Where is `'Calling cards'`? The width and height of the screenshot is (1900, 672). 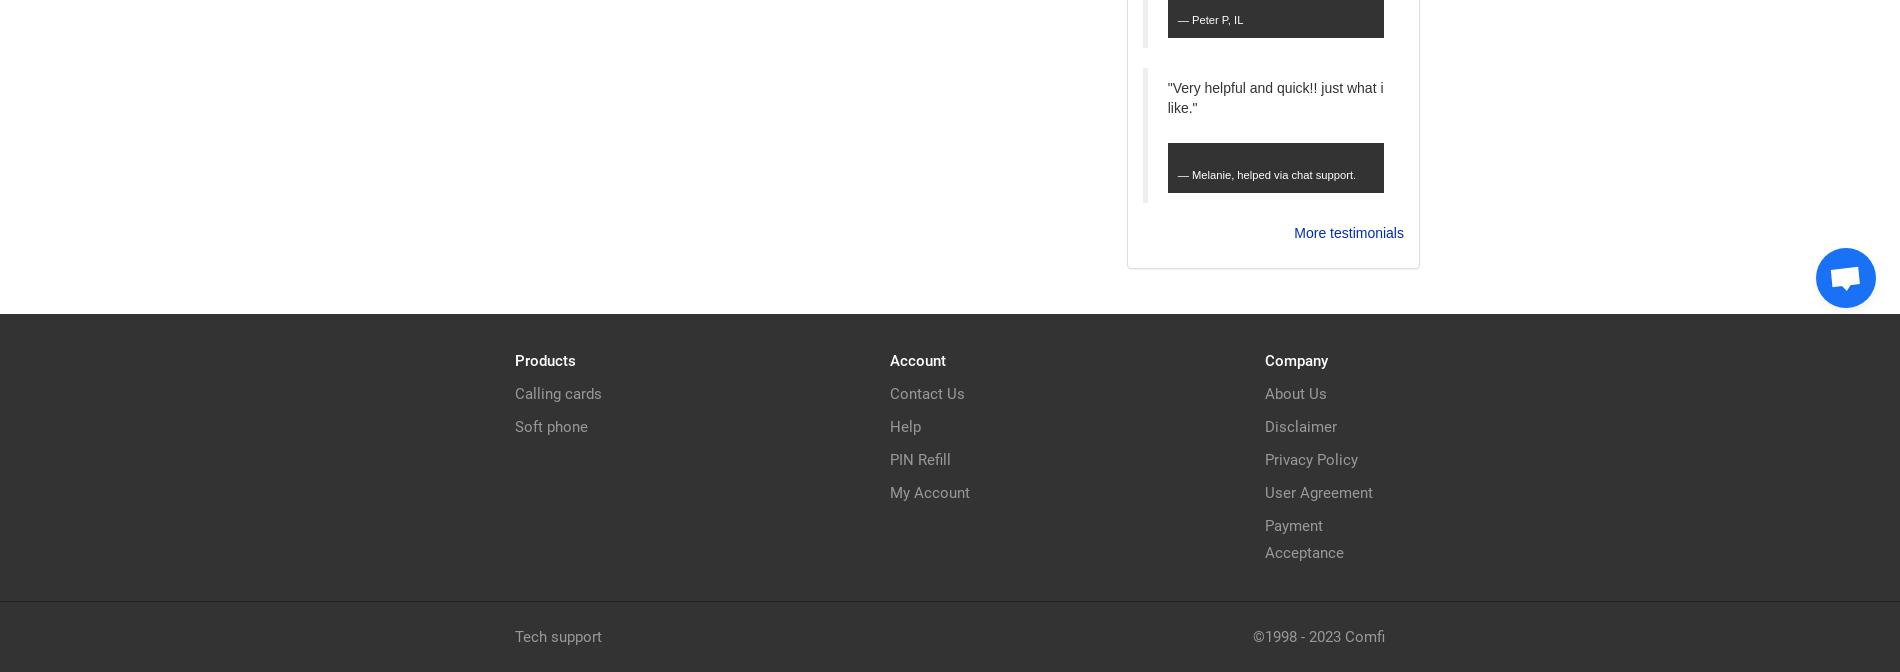
'Calling cards' is located at coordinates (558, 393).